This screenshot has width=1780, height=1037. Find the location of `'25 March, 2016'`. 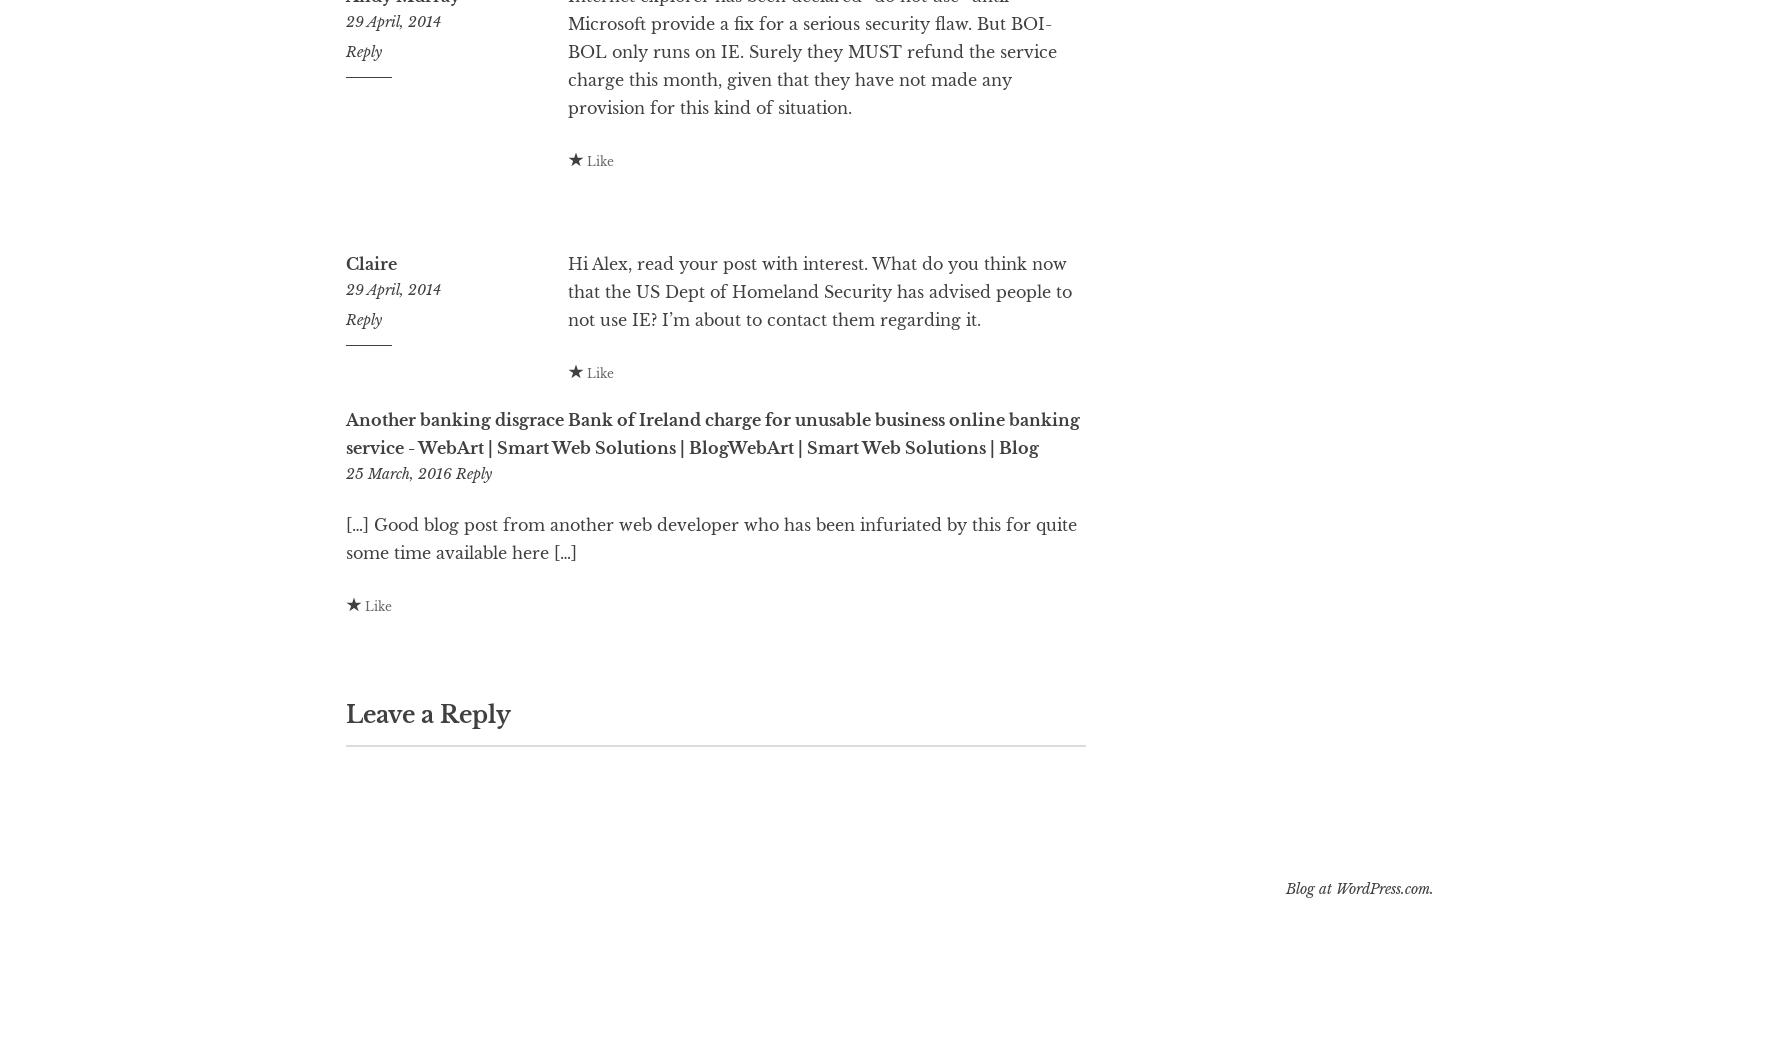

'25 March, 2016' is located at coordinates (346, 553).